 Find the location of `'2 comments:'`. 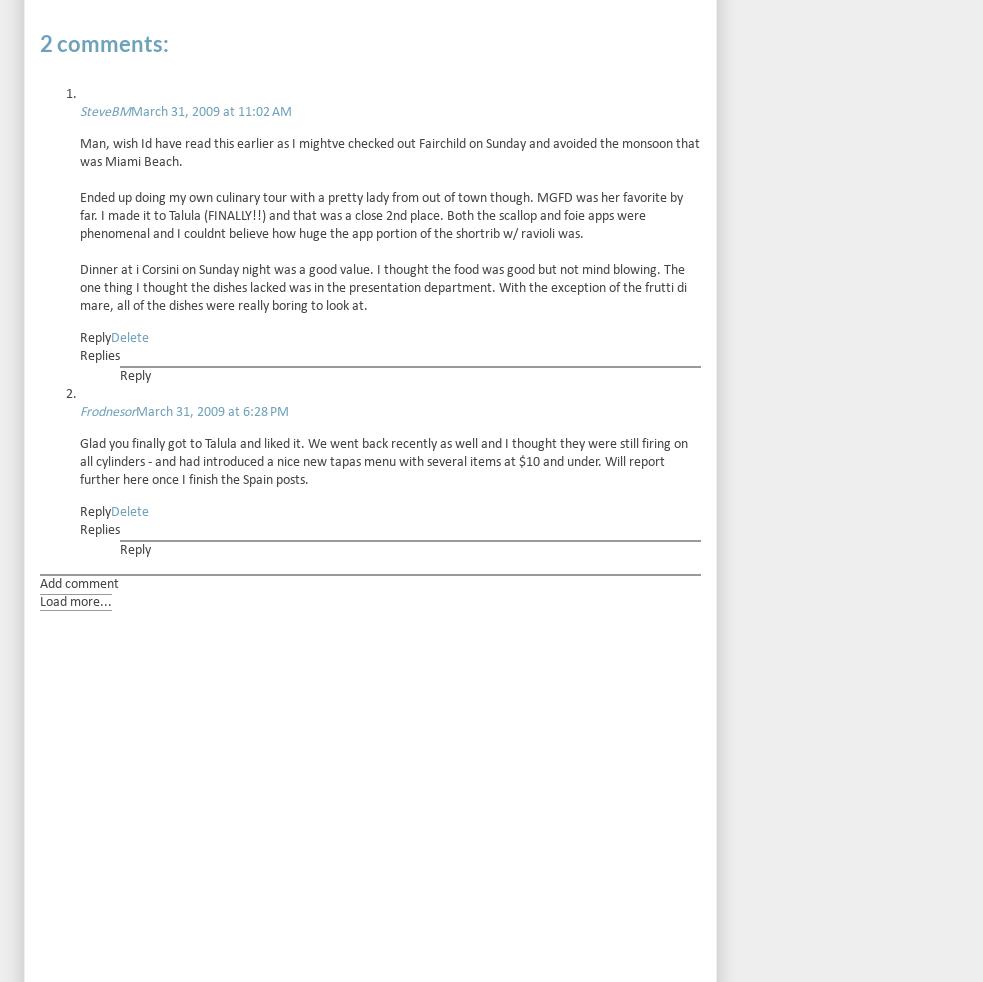

'2 comments:' is located at coordinates (103, 41).